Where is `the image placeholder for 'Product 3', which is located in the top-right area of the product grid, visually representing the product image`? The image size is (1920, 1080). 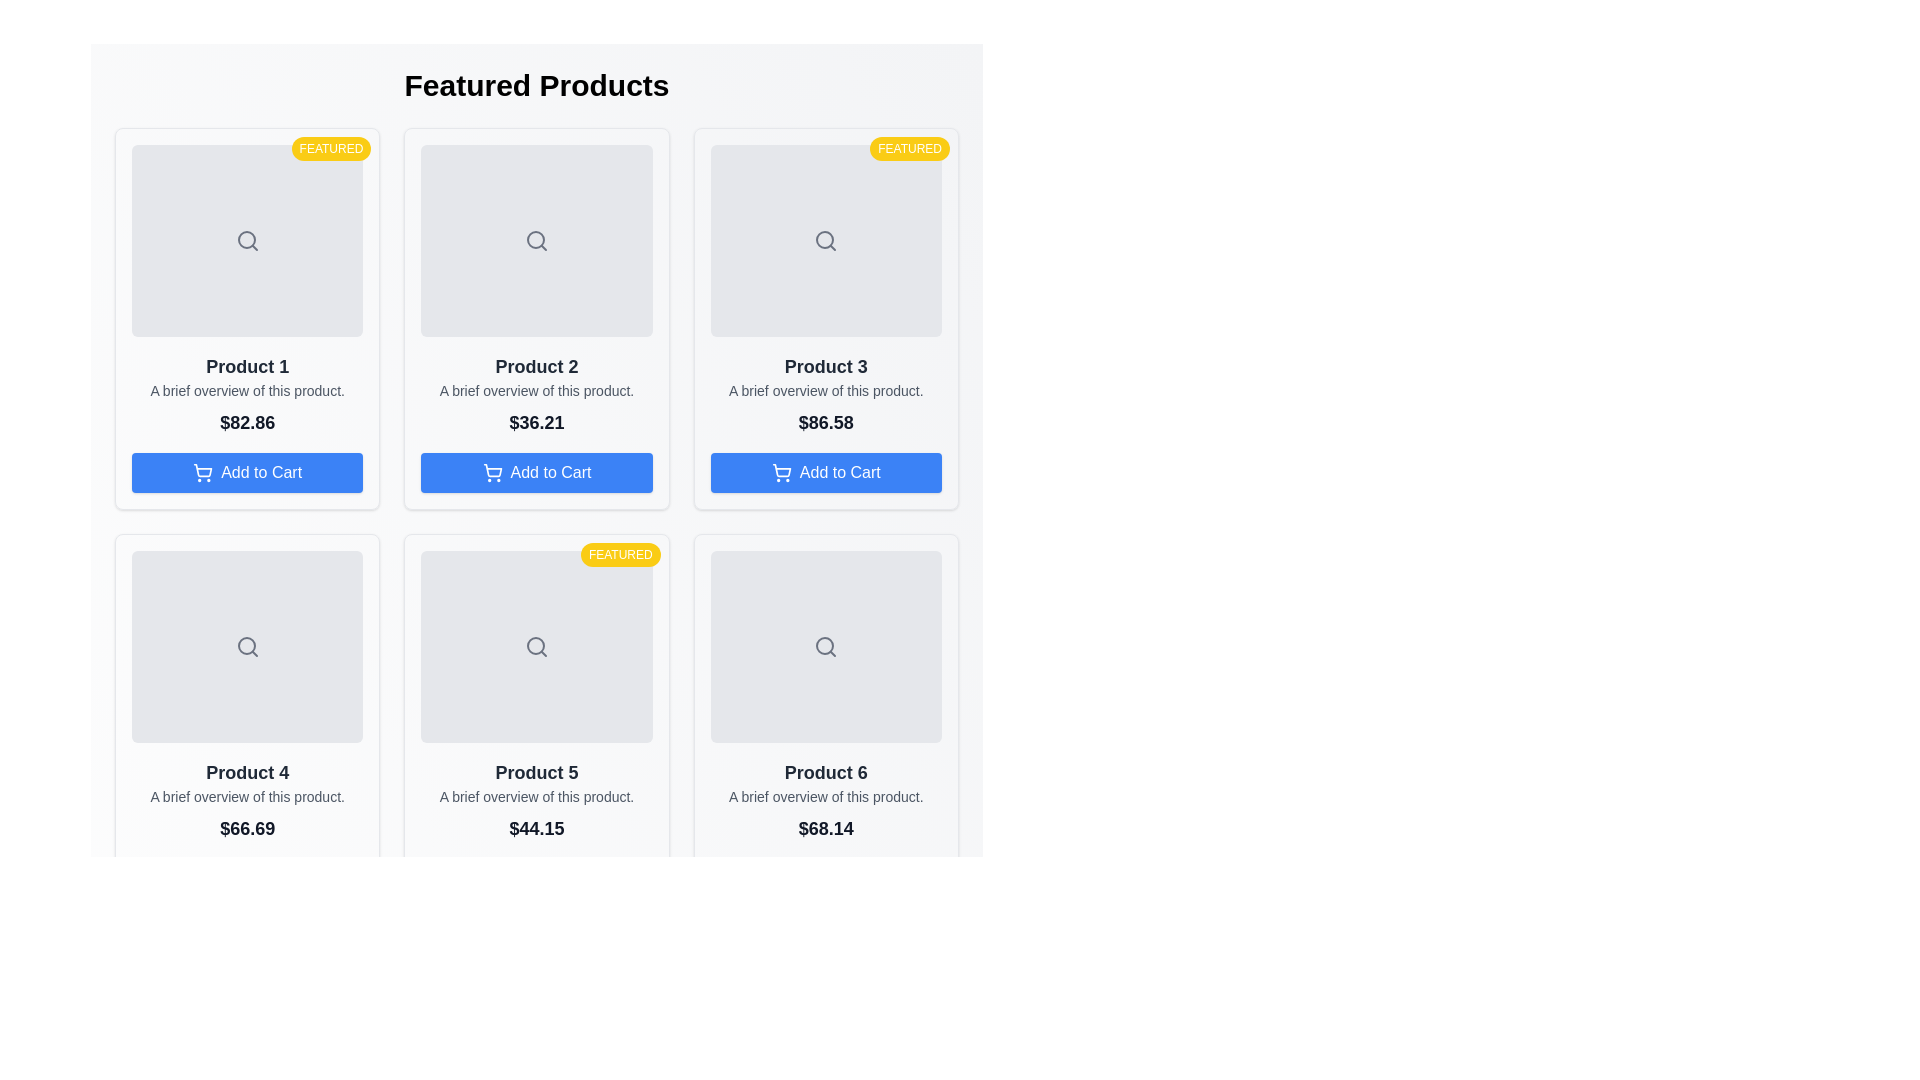
the image placeholder for 'Product 3', which is located in the top-right area of the product grid, visually representing the product image is located at coordinates (826, 239).